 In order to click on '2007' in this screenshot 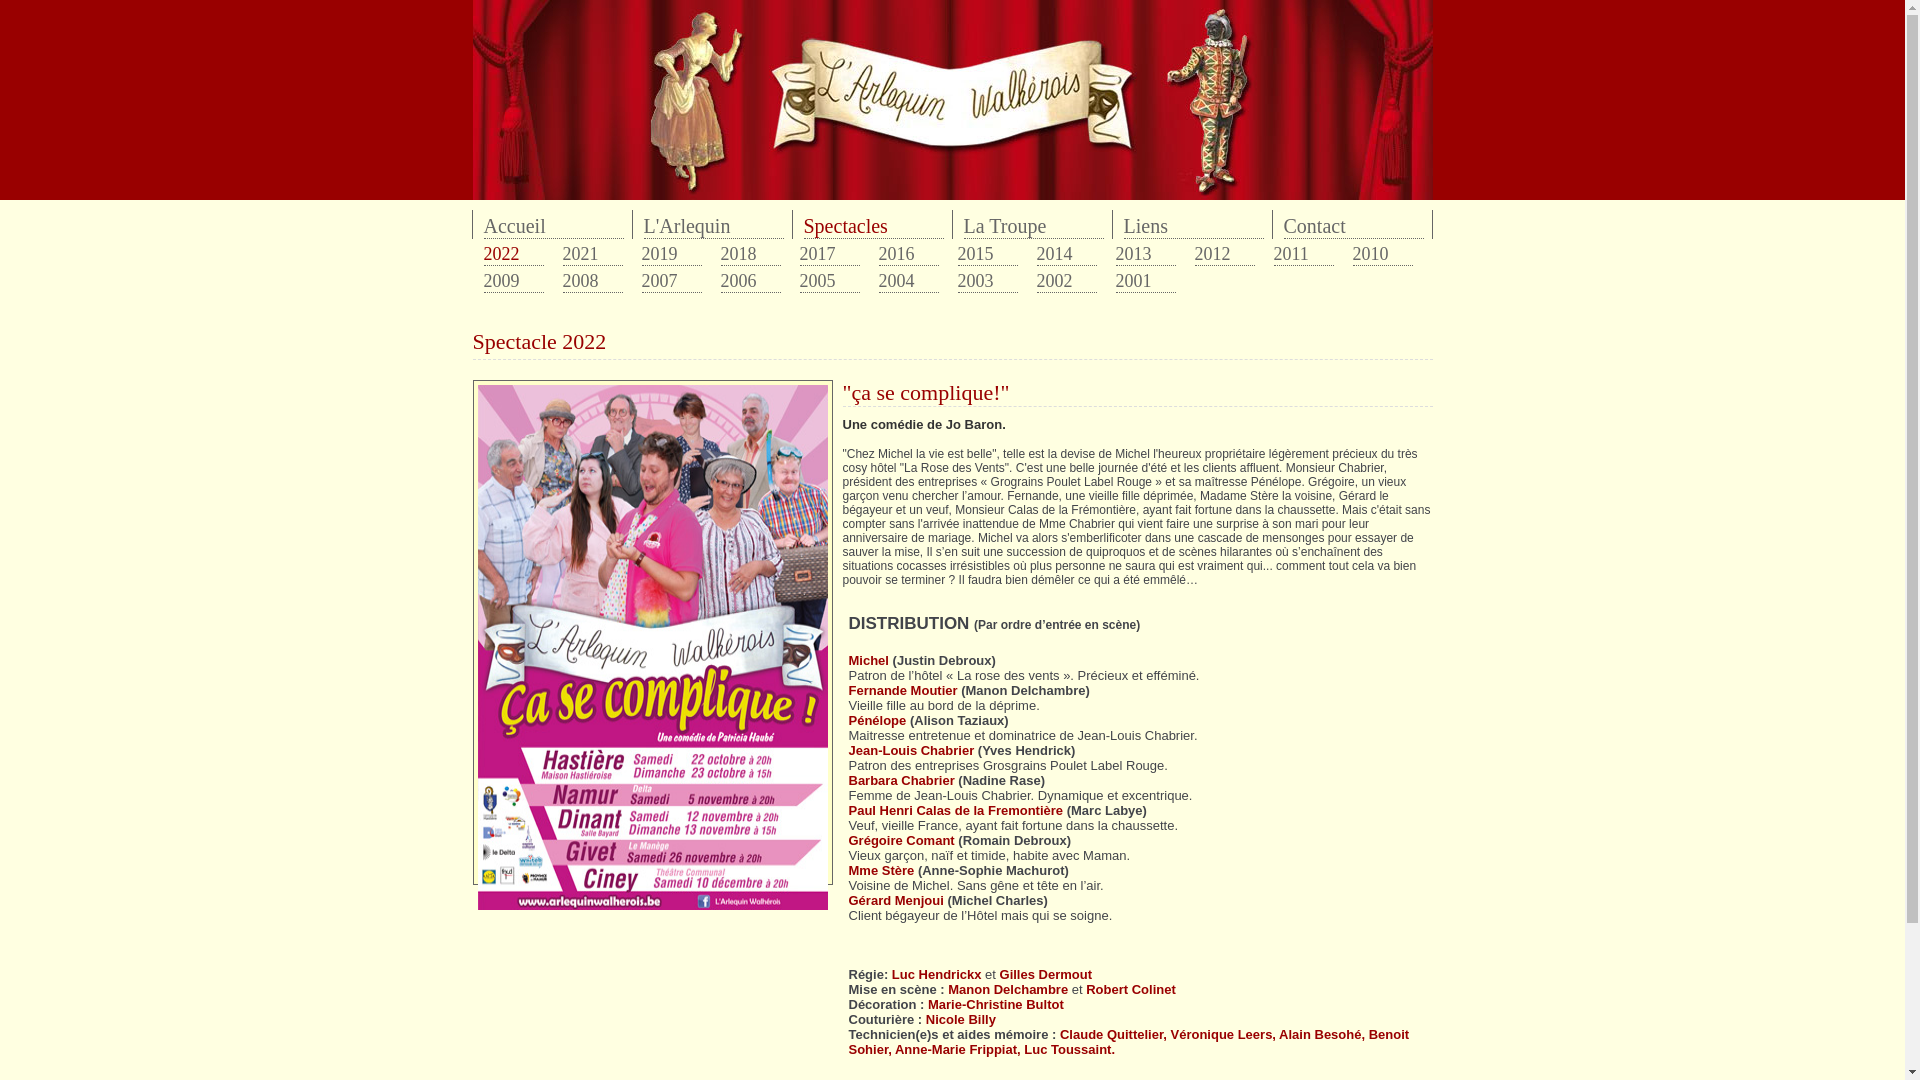, I will do `click(672, 281)`.